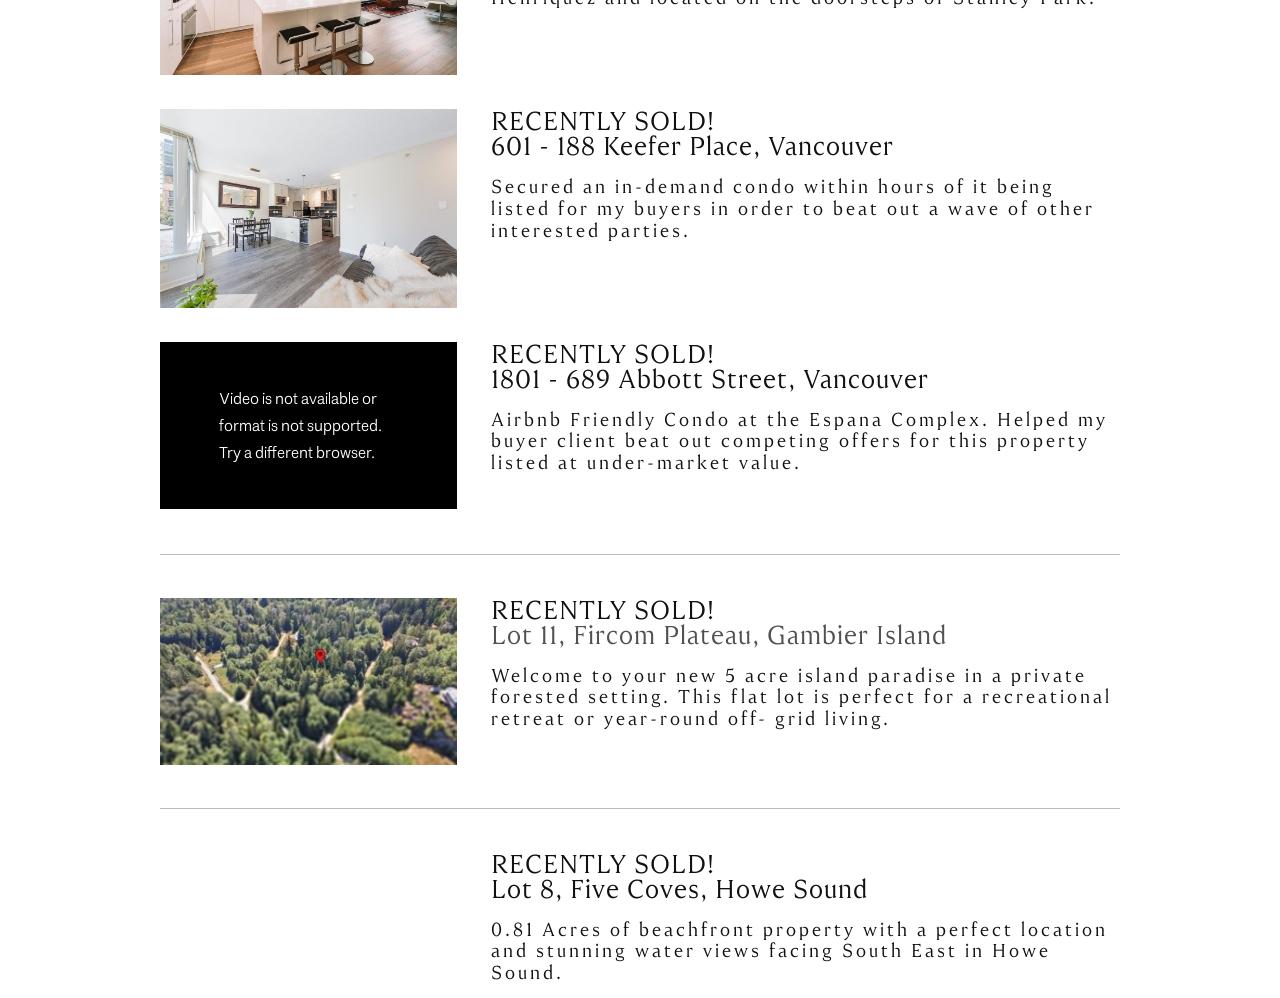 This screenshot has height=998, width=1280. Describe the element at coordinates (679, 887) in the screenshot. I see `'Lot 8, Five Coves, Howe Sound'` at that location.